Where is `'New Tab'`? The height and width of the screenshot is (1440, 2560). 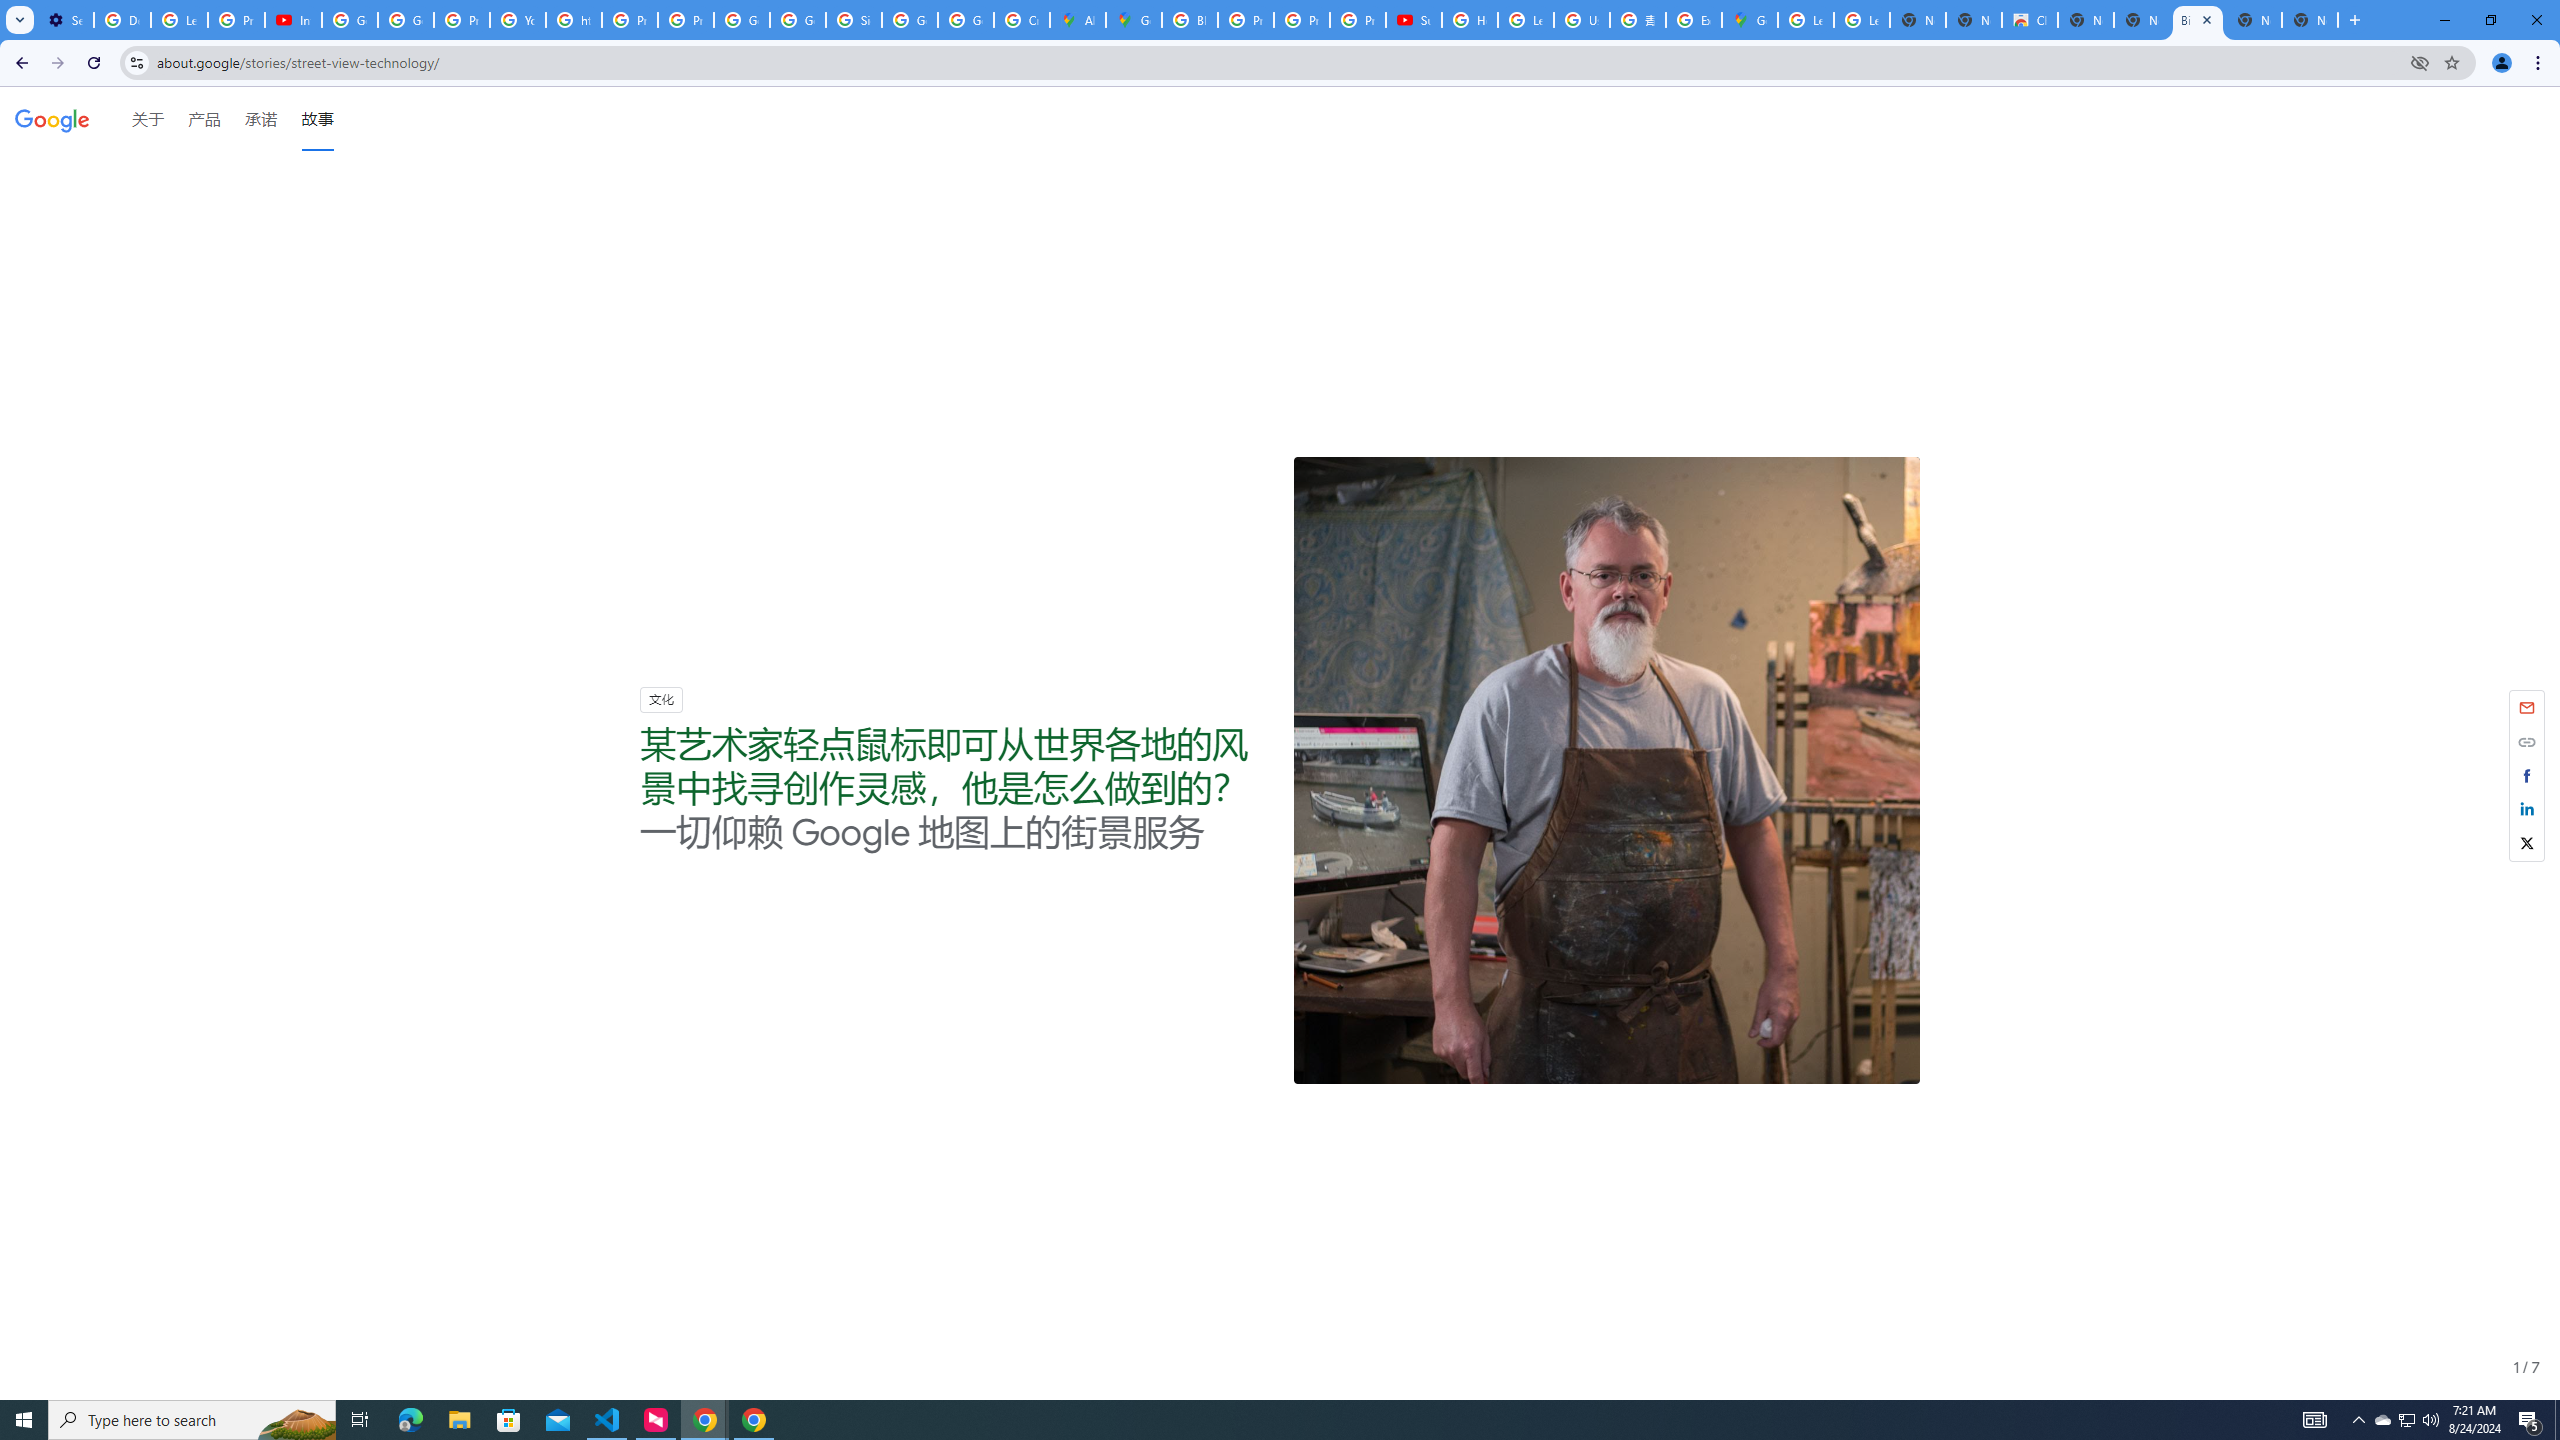
'New Tab' is located at coordinates (2310, 19).